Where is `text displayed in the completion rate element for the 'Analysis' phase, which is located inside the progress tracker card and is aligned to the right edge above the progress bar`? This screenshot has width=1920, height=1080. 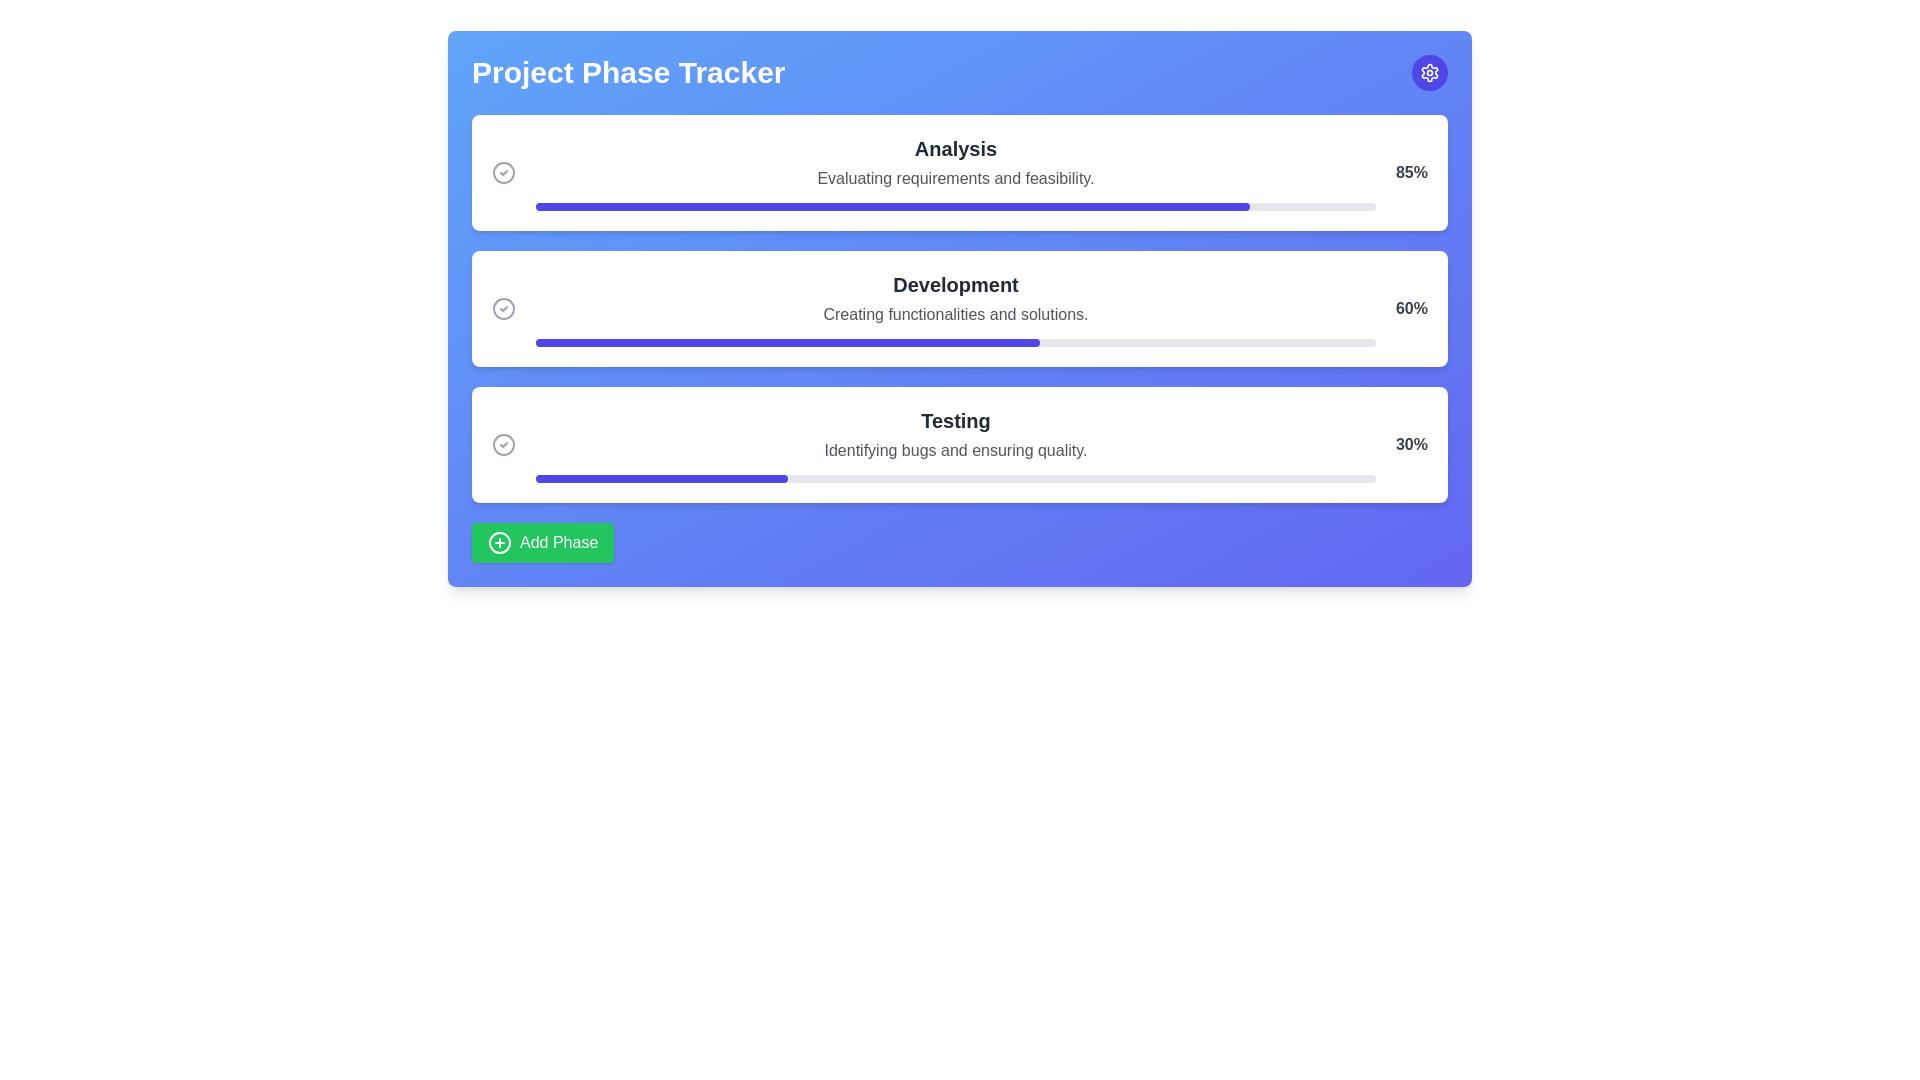
text displayed in the completion rate element for the 'Analysis' phase, which is located inside the progress tracker card and is aligned to the right edge above the progress bar is located at coordinates (1410, 172).